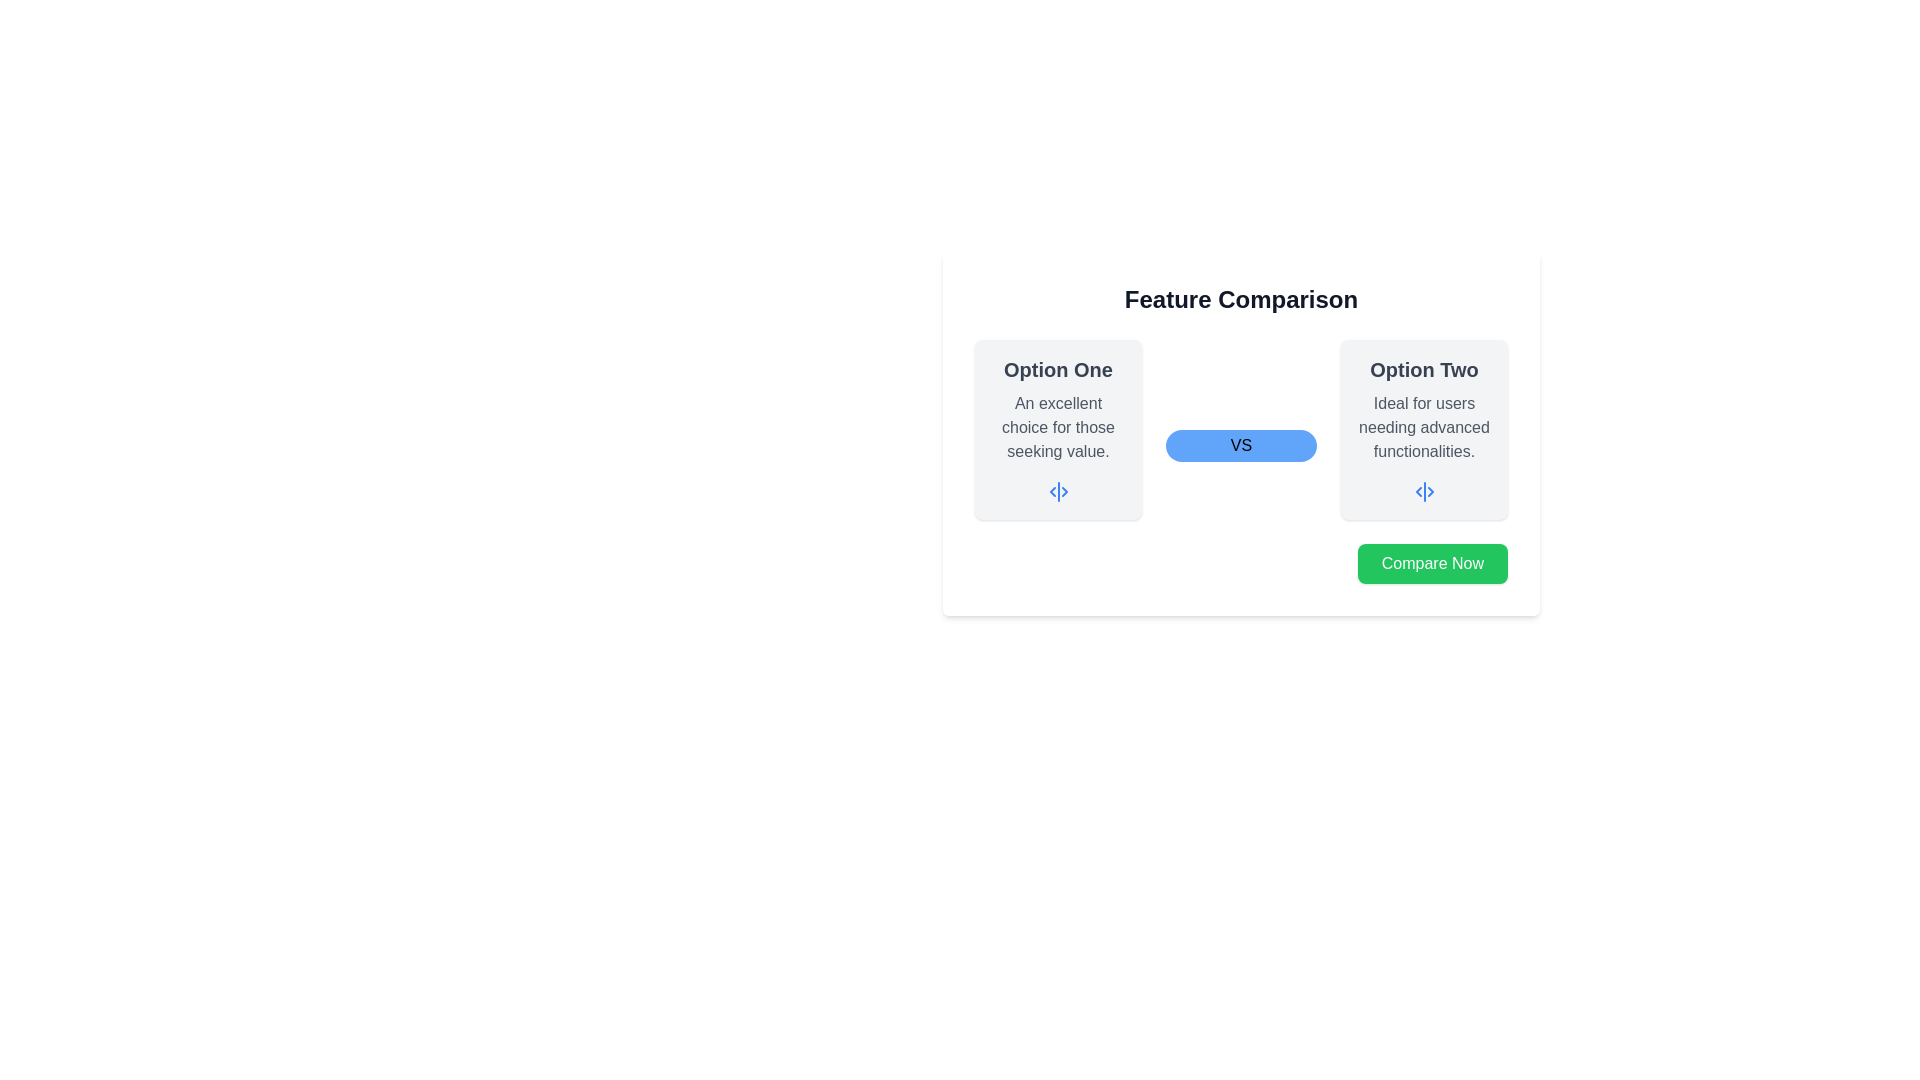 The height and width of the screenshot is (1080, 1920). Describe the element at coordinates (1423, 492) in the screenshot. I see `the decorative vertical separator icon located at the bottom of the 'Option Two' card, which is styled in blue and features a vertical line with inward-pointing chevrons` at that location.